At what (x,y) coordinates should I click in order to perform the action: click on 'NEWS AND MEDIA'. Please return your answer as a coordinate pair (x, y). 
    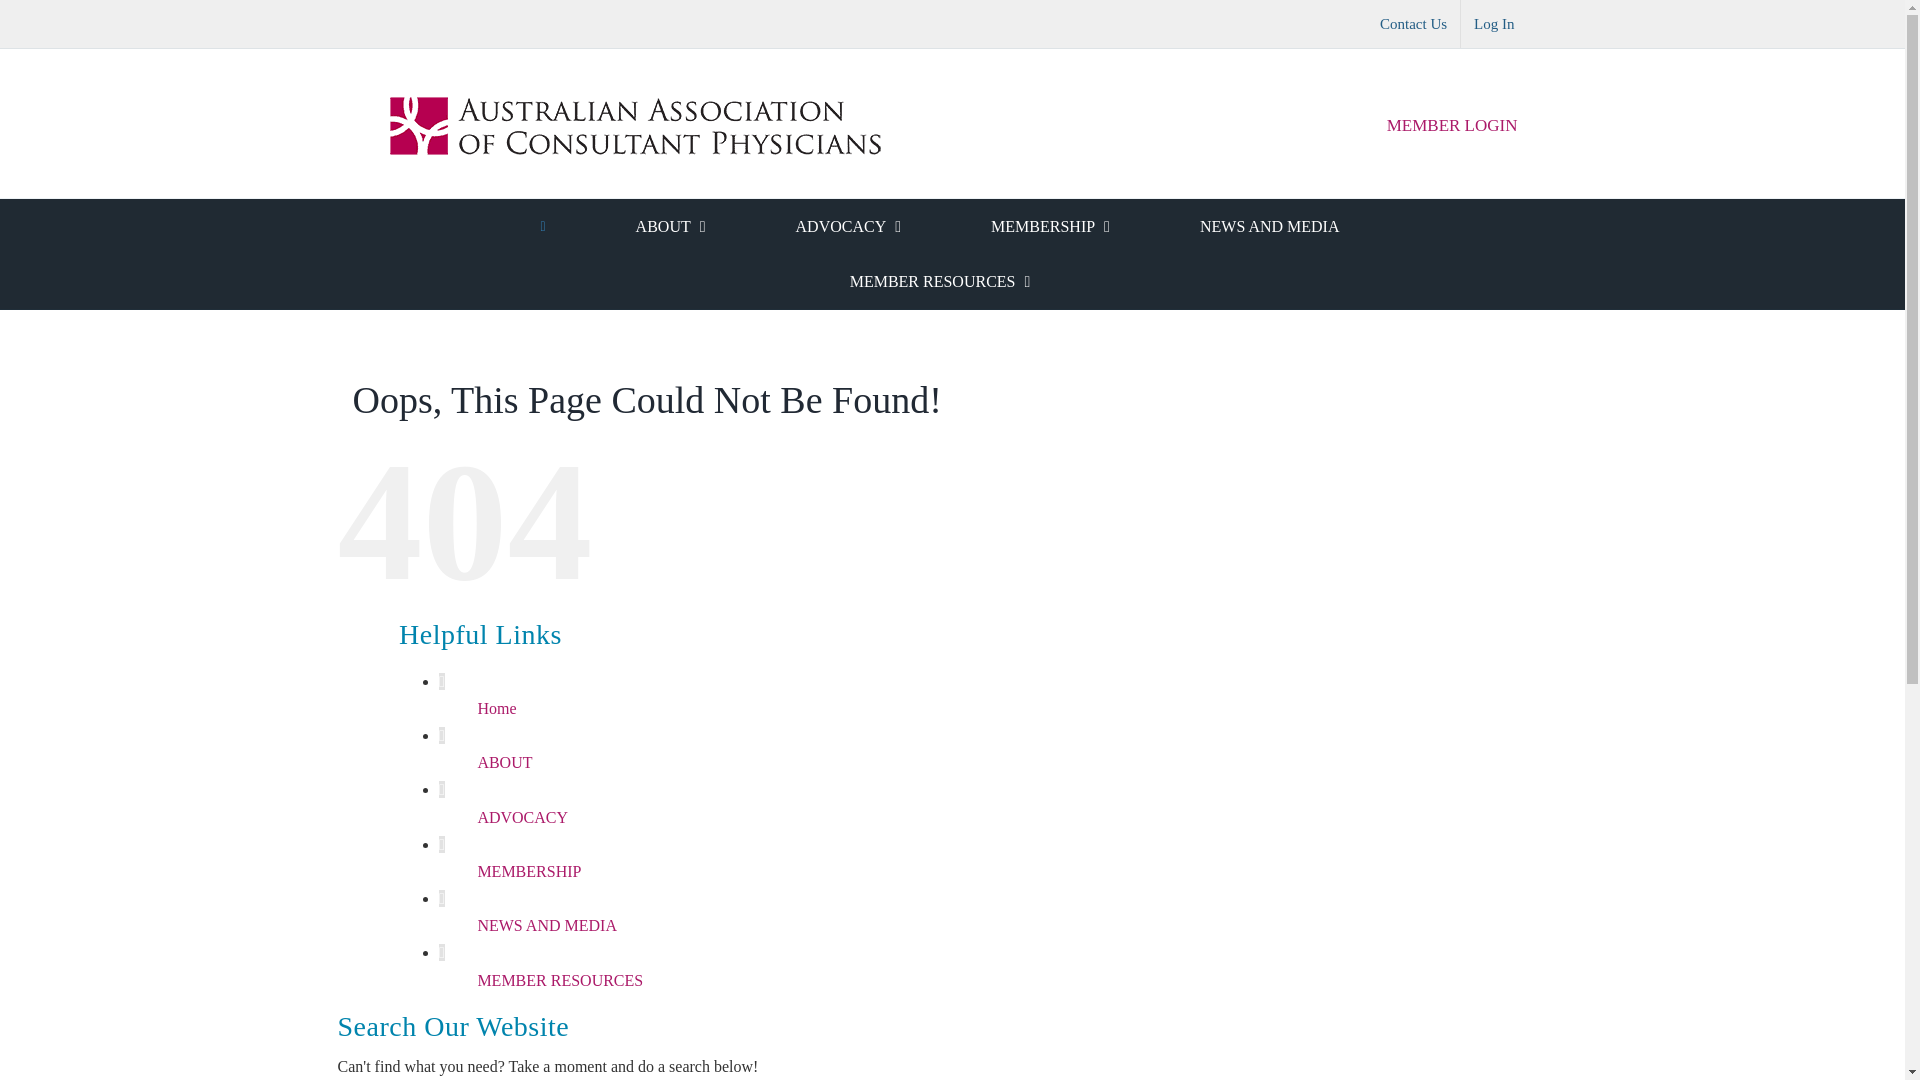
    Looking at the image, I should click on (1268, 225).